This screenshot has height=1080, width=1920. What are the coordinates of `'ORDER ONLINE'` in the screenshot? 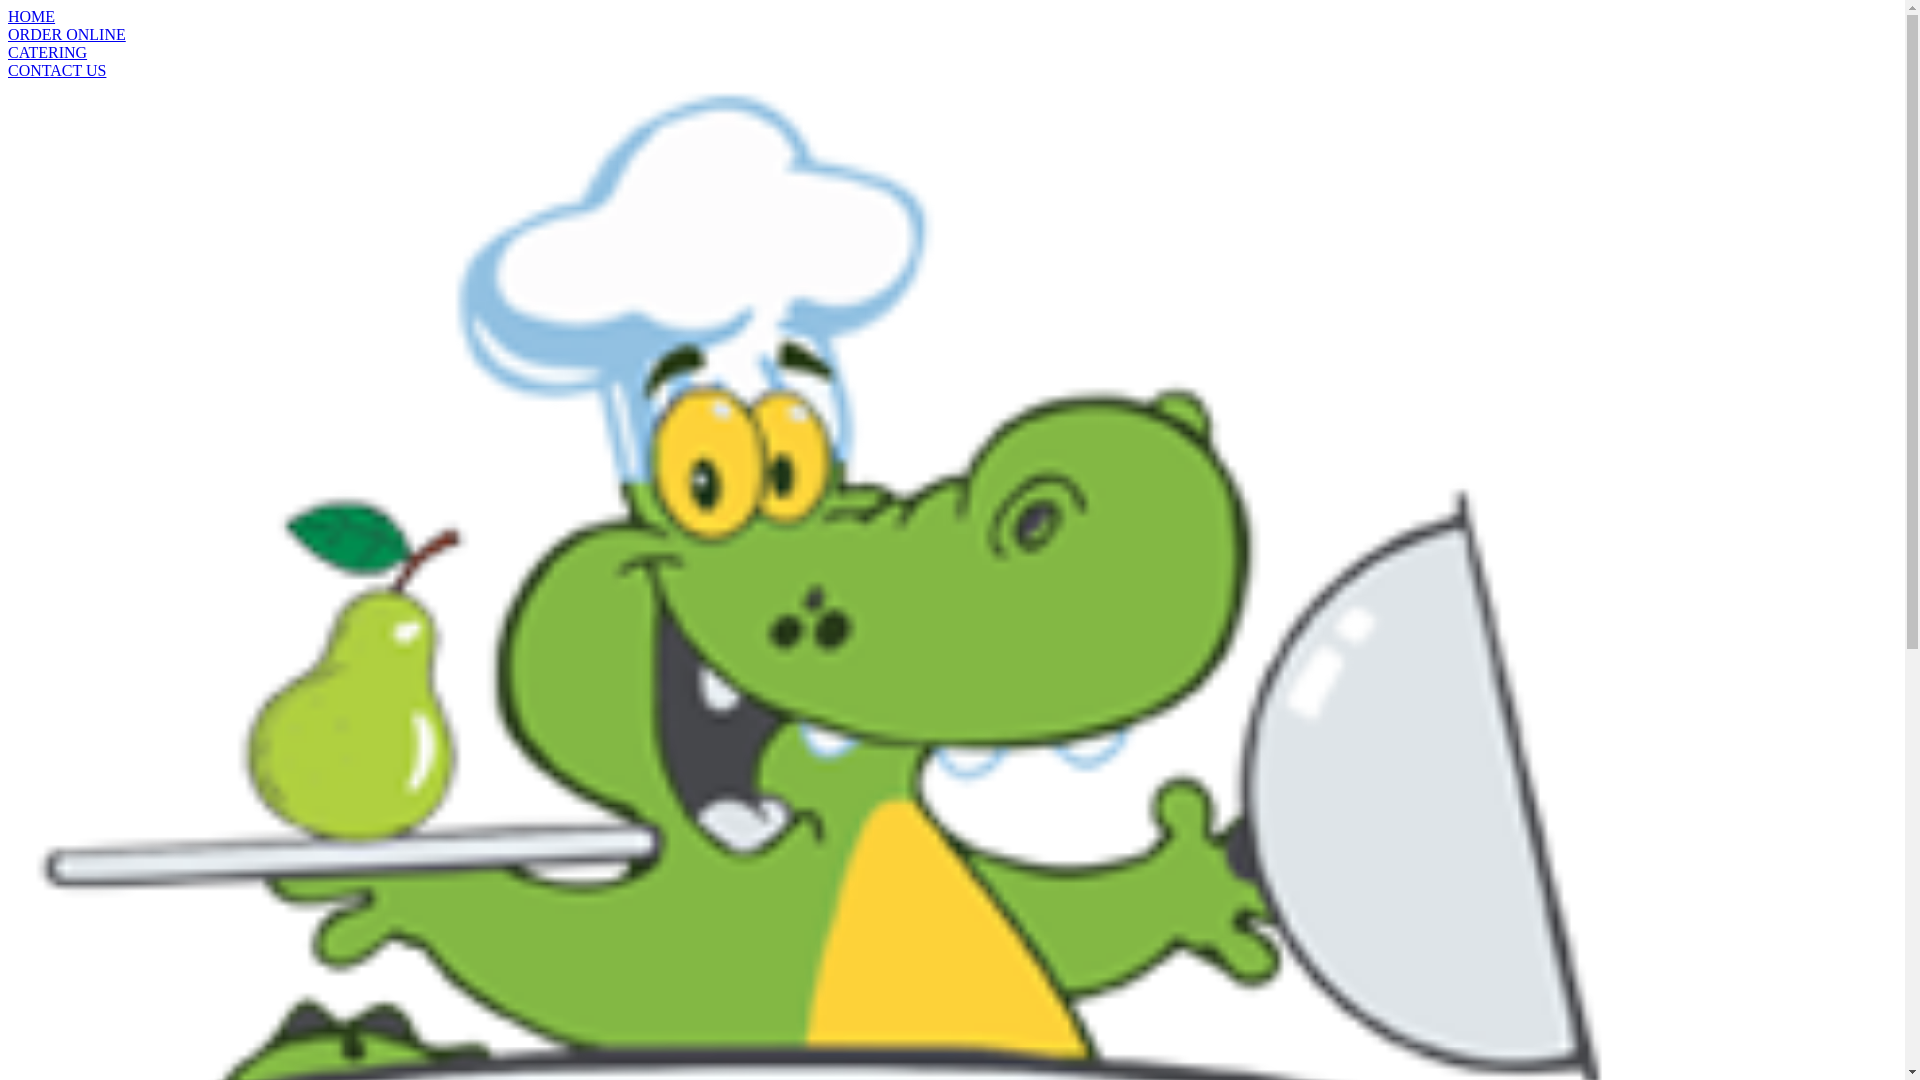 It's located at (951, 34).